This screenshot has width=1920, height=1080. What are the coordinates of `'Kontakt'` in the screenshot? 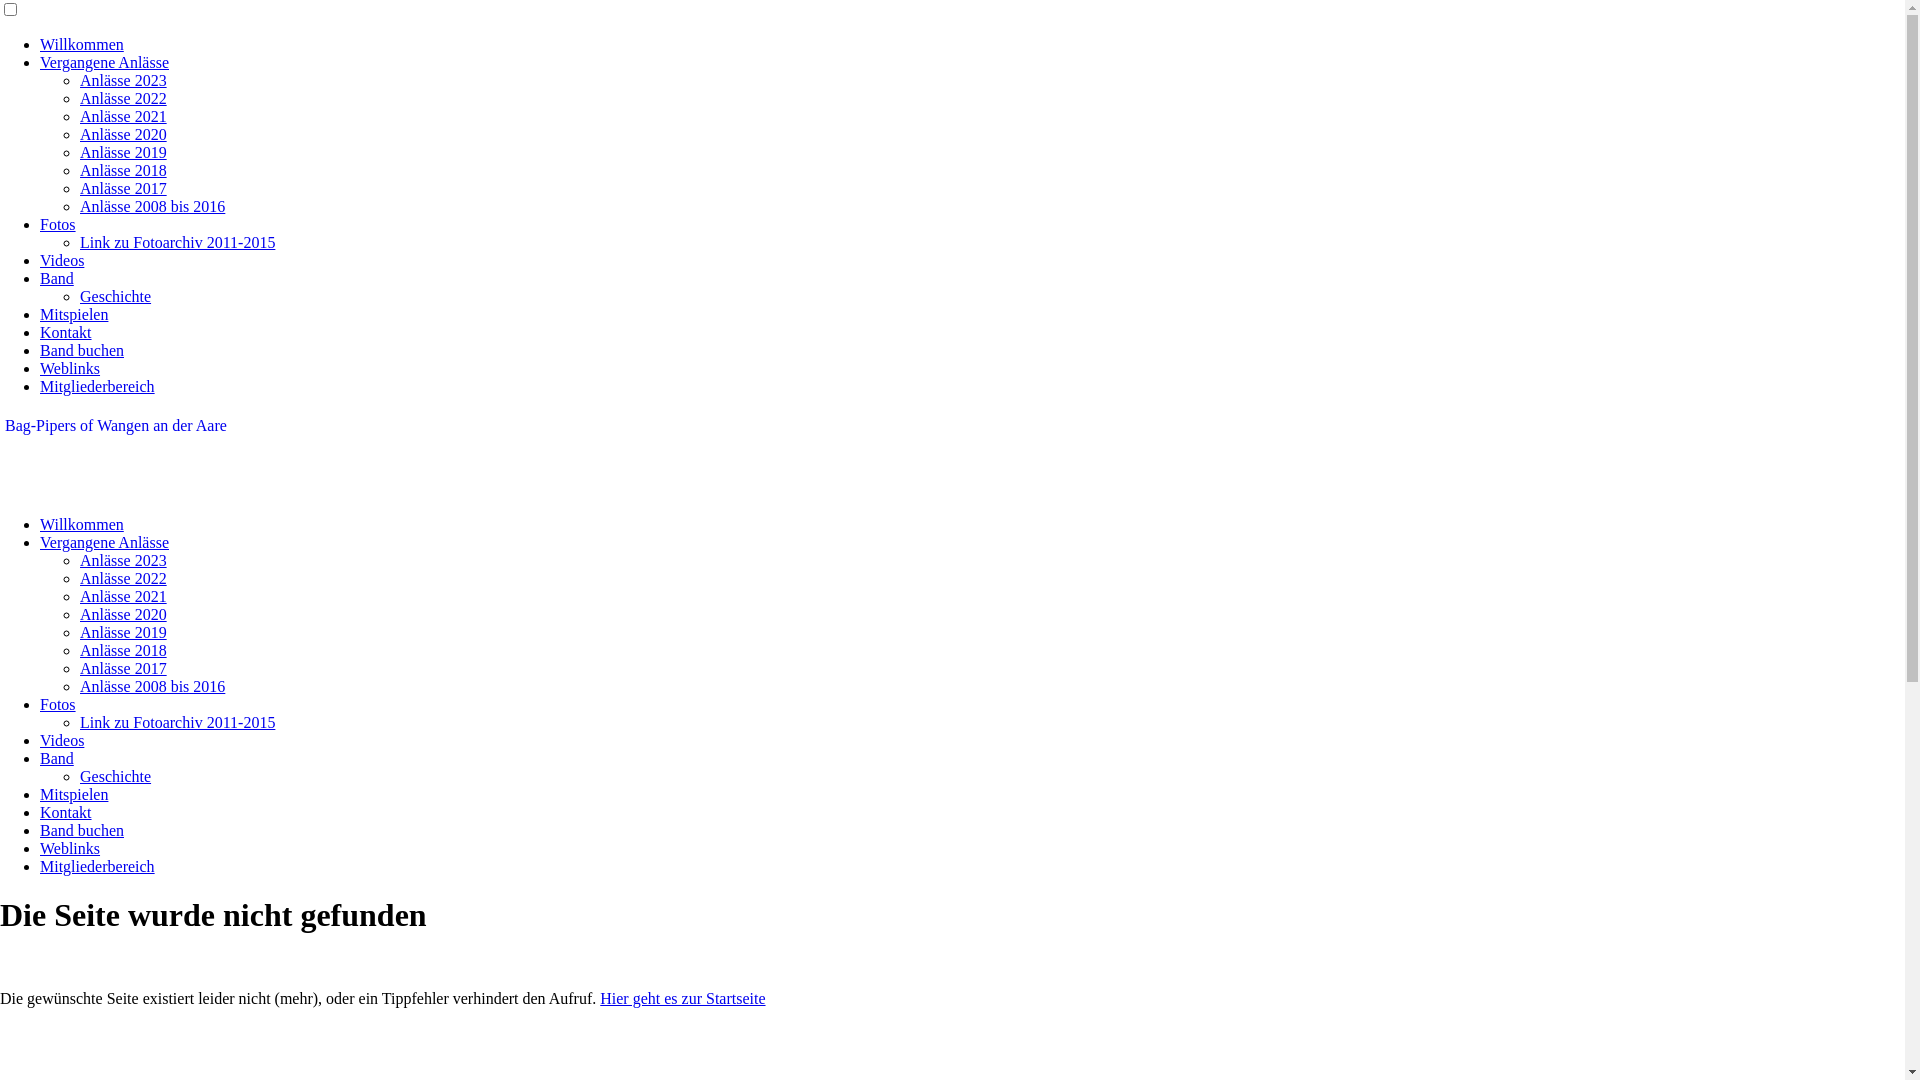 It's located at (66, 812).